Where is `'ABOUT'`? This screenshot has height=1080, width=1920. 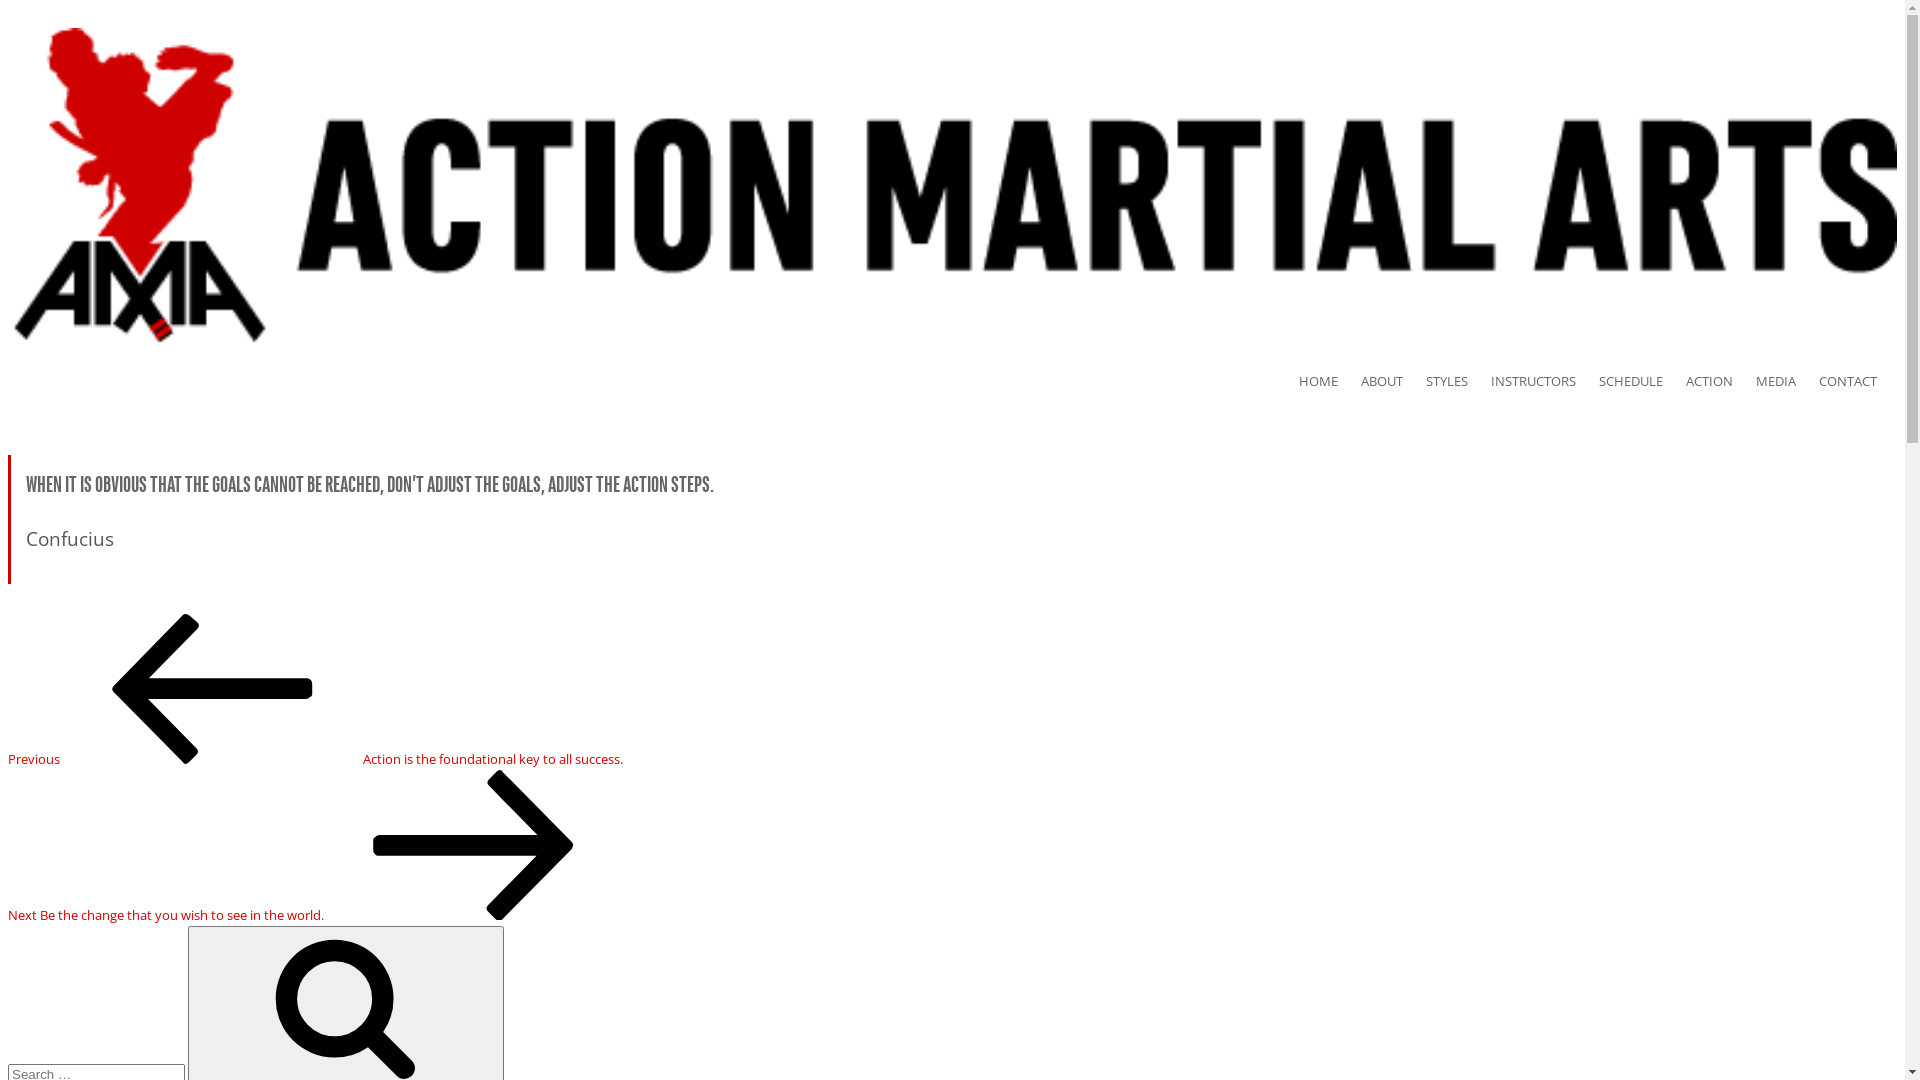 'ABOUT' is located at coordinates (1391, 381).